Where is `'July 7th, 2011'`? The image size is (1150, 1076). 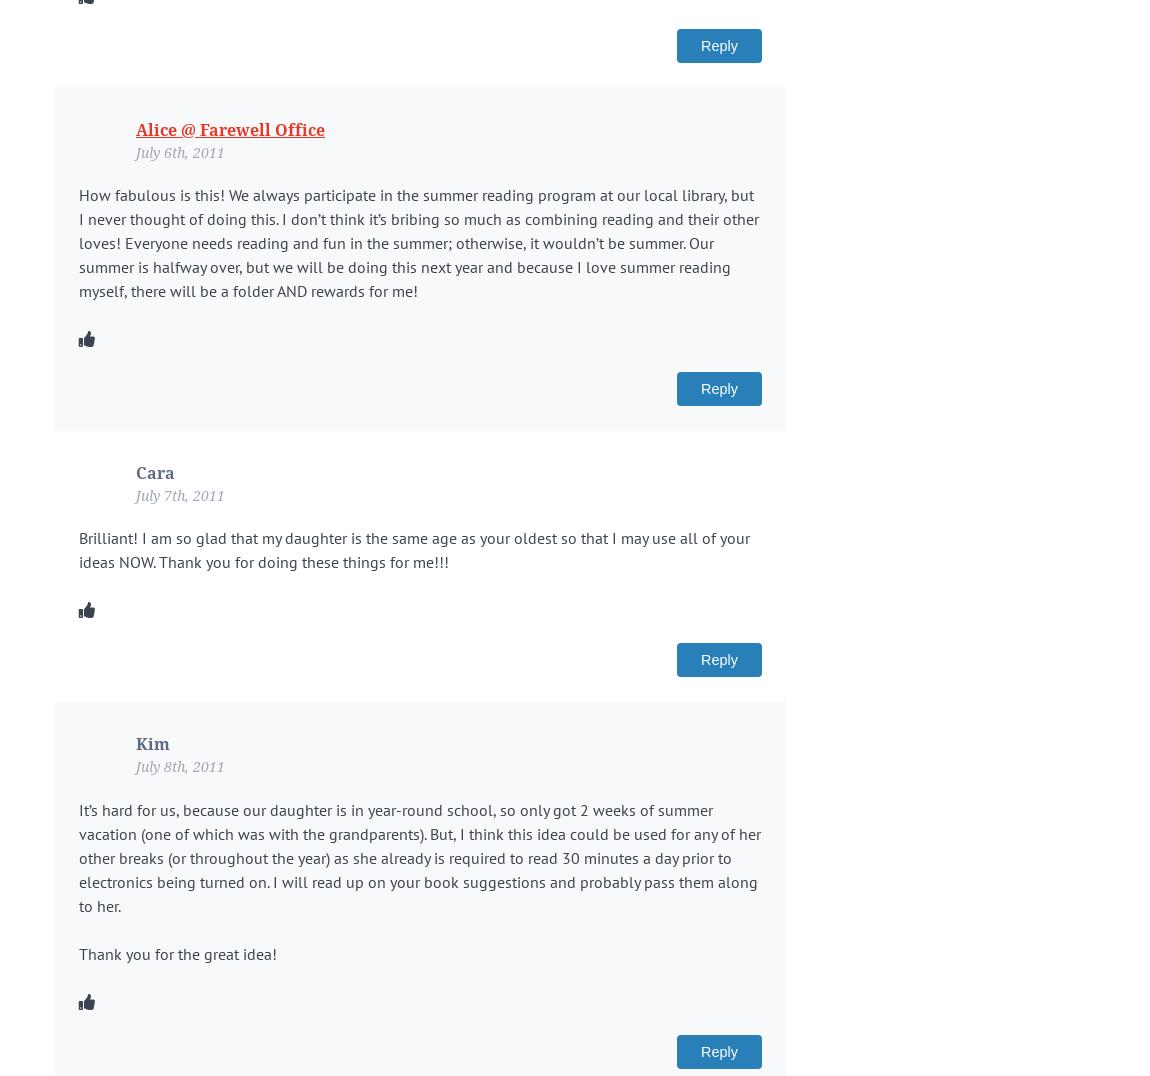 'July 7th, 2011' is located at coordinates (135, 494).